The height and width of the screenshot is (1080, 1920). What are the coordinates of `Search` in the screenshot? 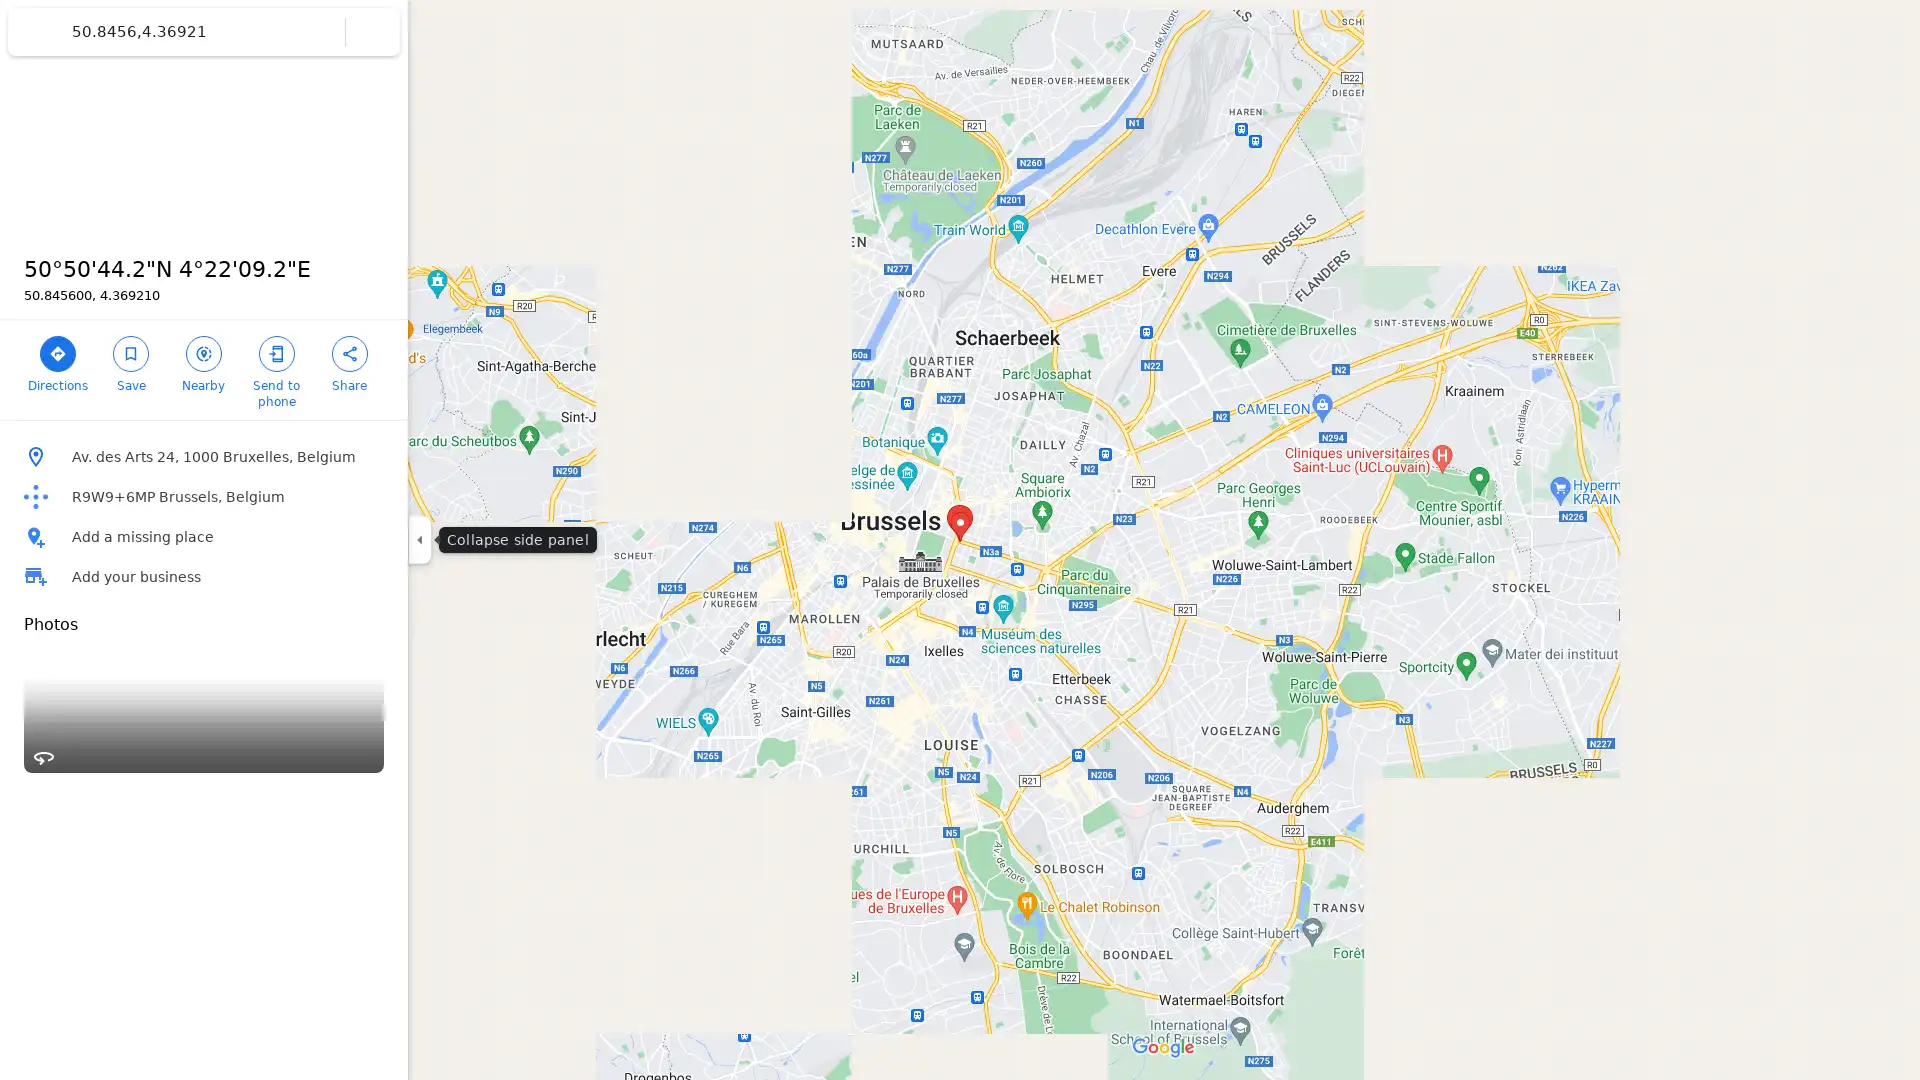 It's located at (317, 31).